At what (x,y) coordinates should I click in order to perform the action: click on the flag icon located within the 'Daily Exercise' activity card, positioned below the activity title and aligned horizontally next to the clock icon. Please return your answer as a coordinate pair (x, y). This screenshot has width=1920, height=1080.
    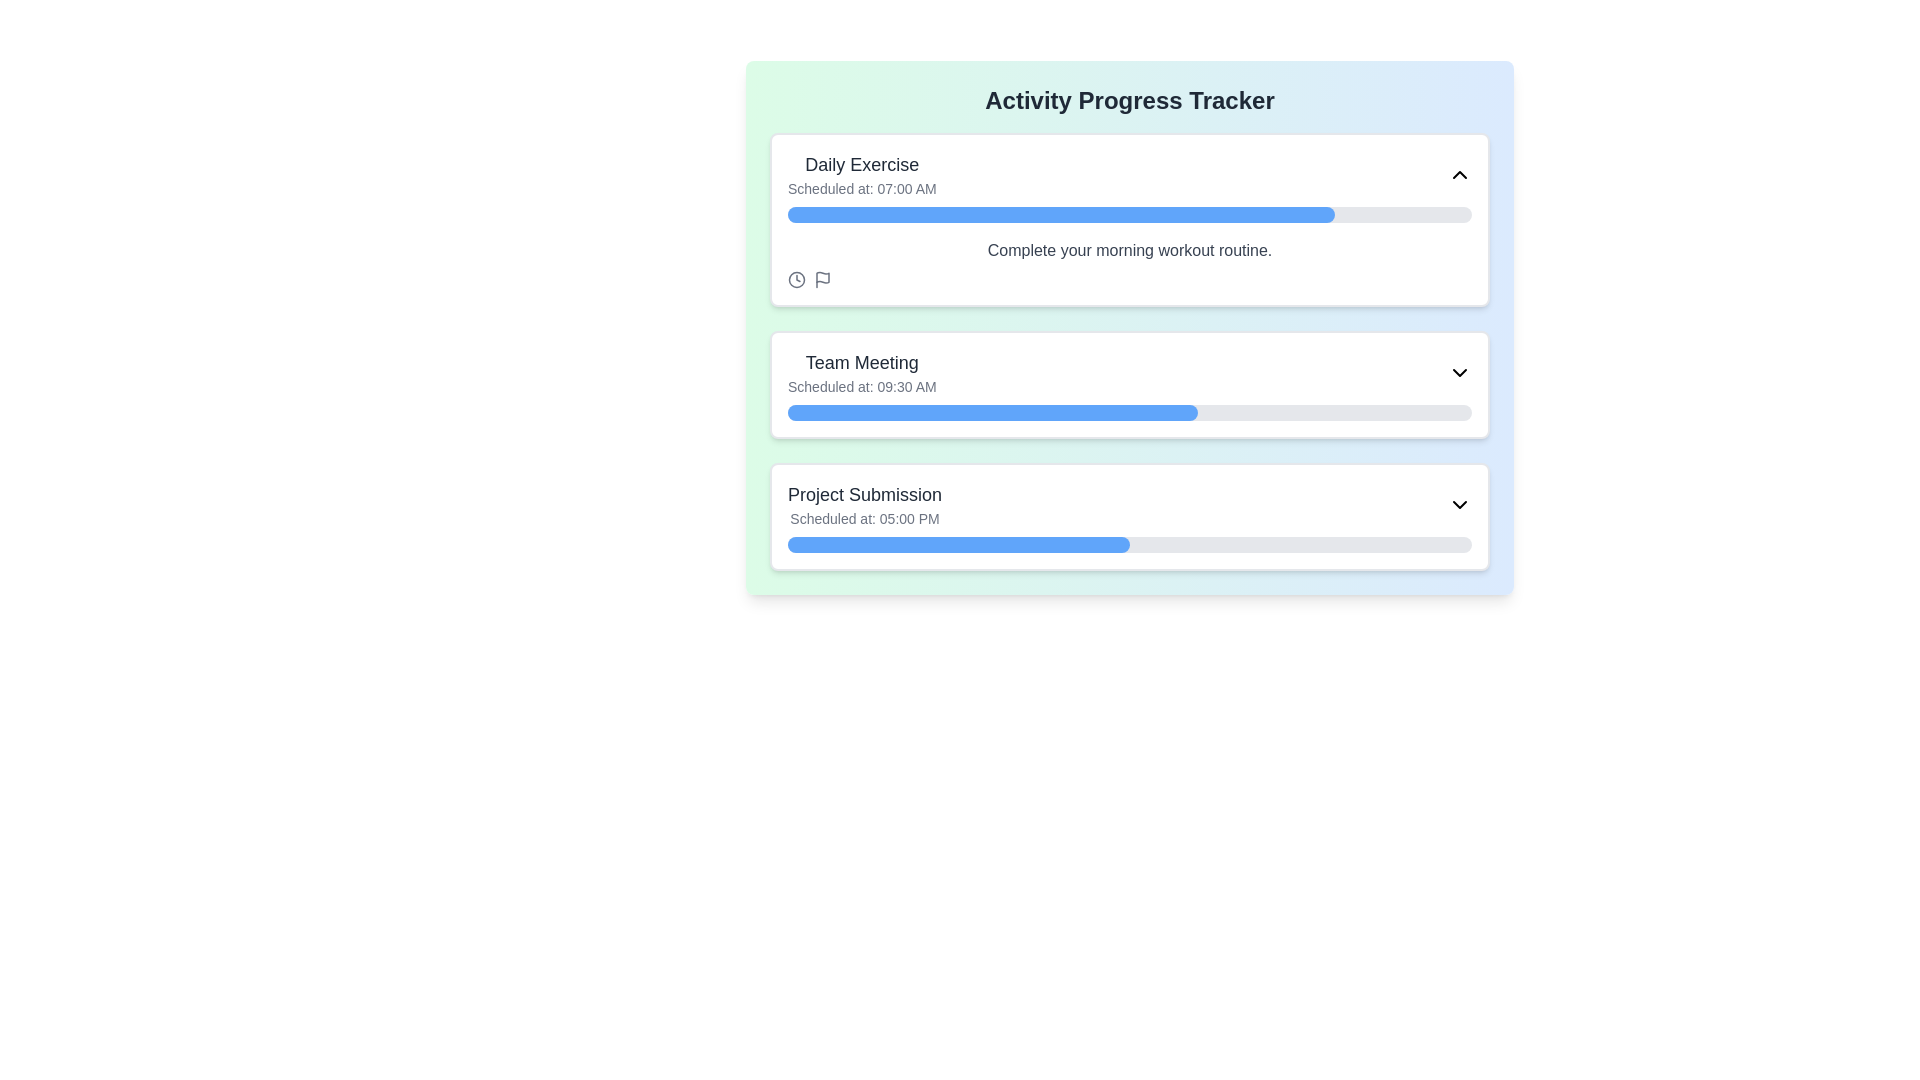
    Looking at the image, I should click on (822, 277).